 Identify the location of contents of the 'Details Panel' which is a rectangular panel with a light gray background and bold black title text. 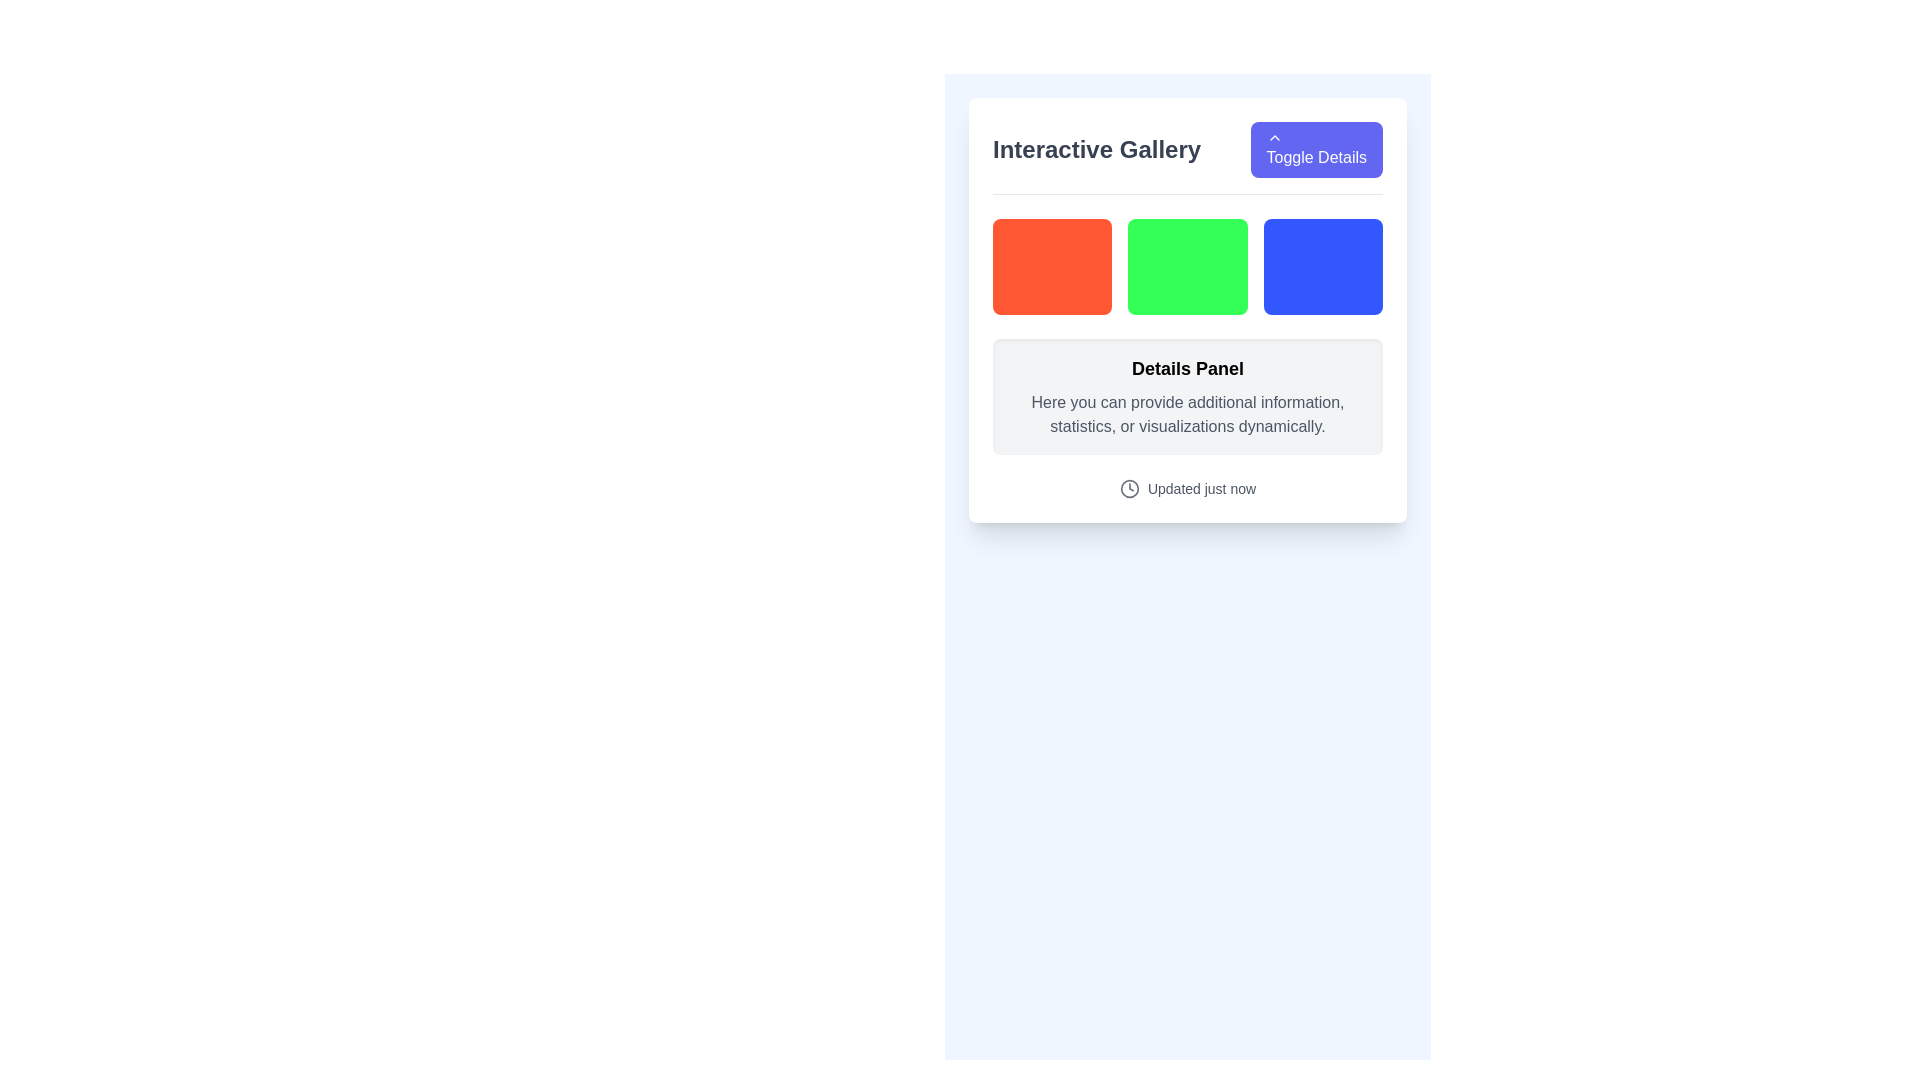
(1188, 397).